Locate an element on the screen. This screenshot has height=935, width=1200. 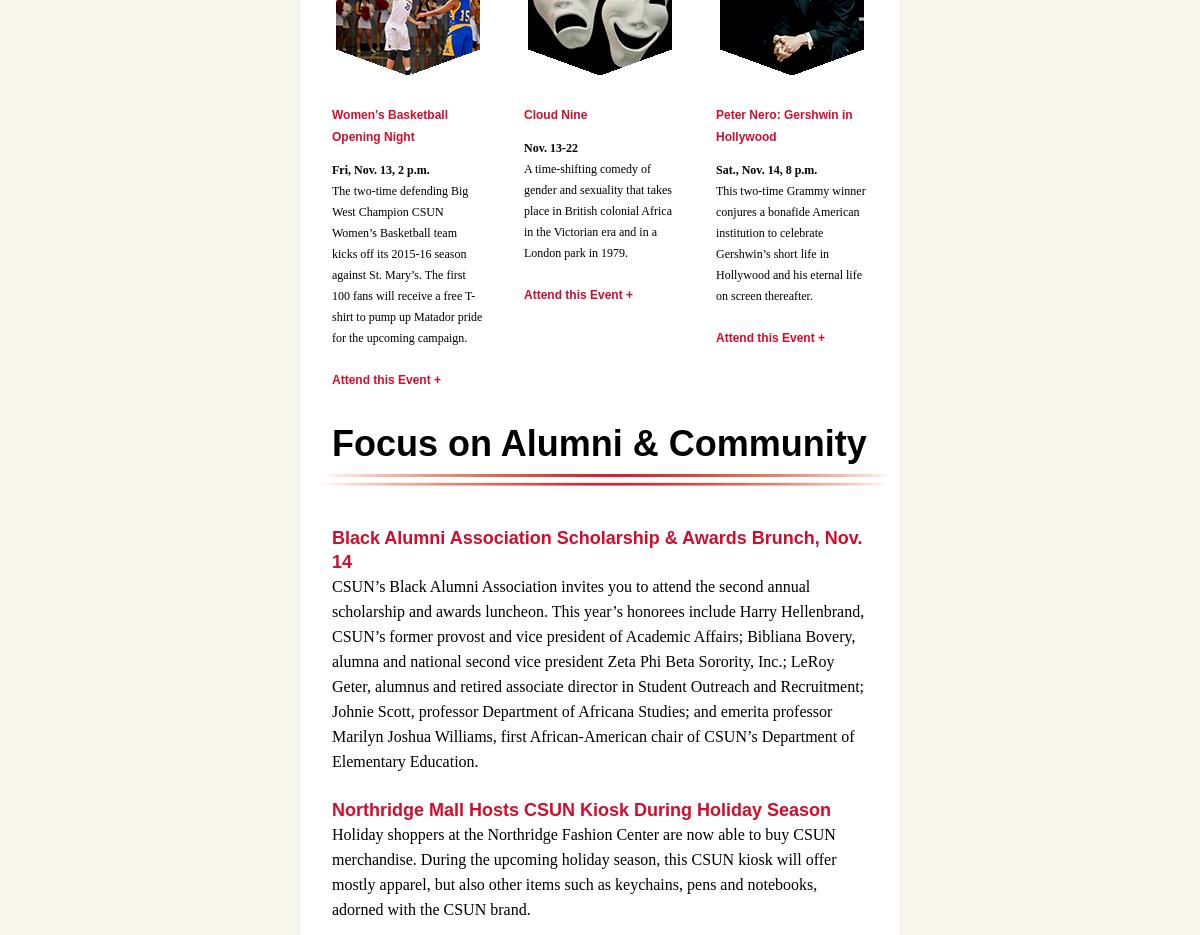
'Peter Nero: Gershwin in Hollywood' is located at coordinates (782, 125).